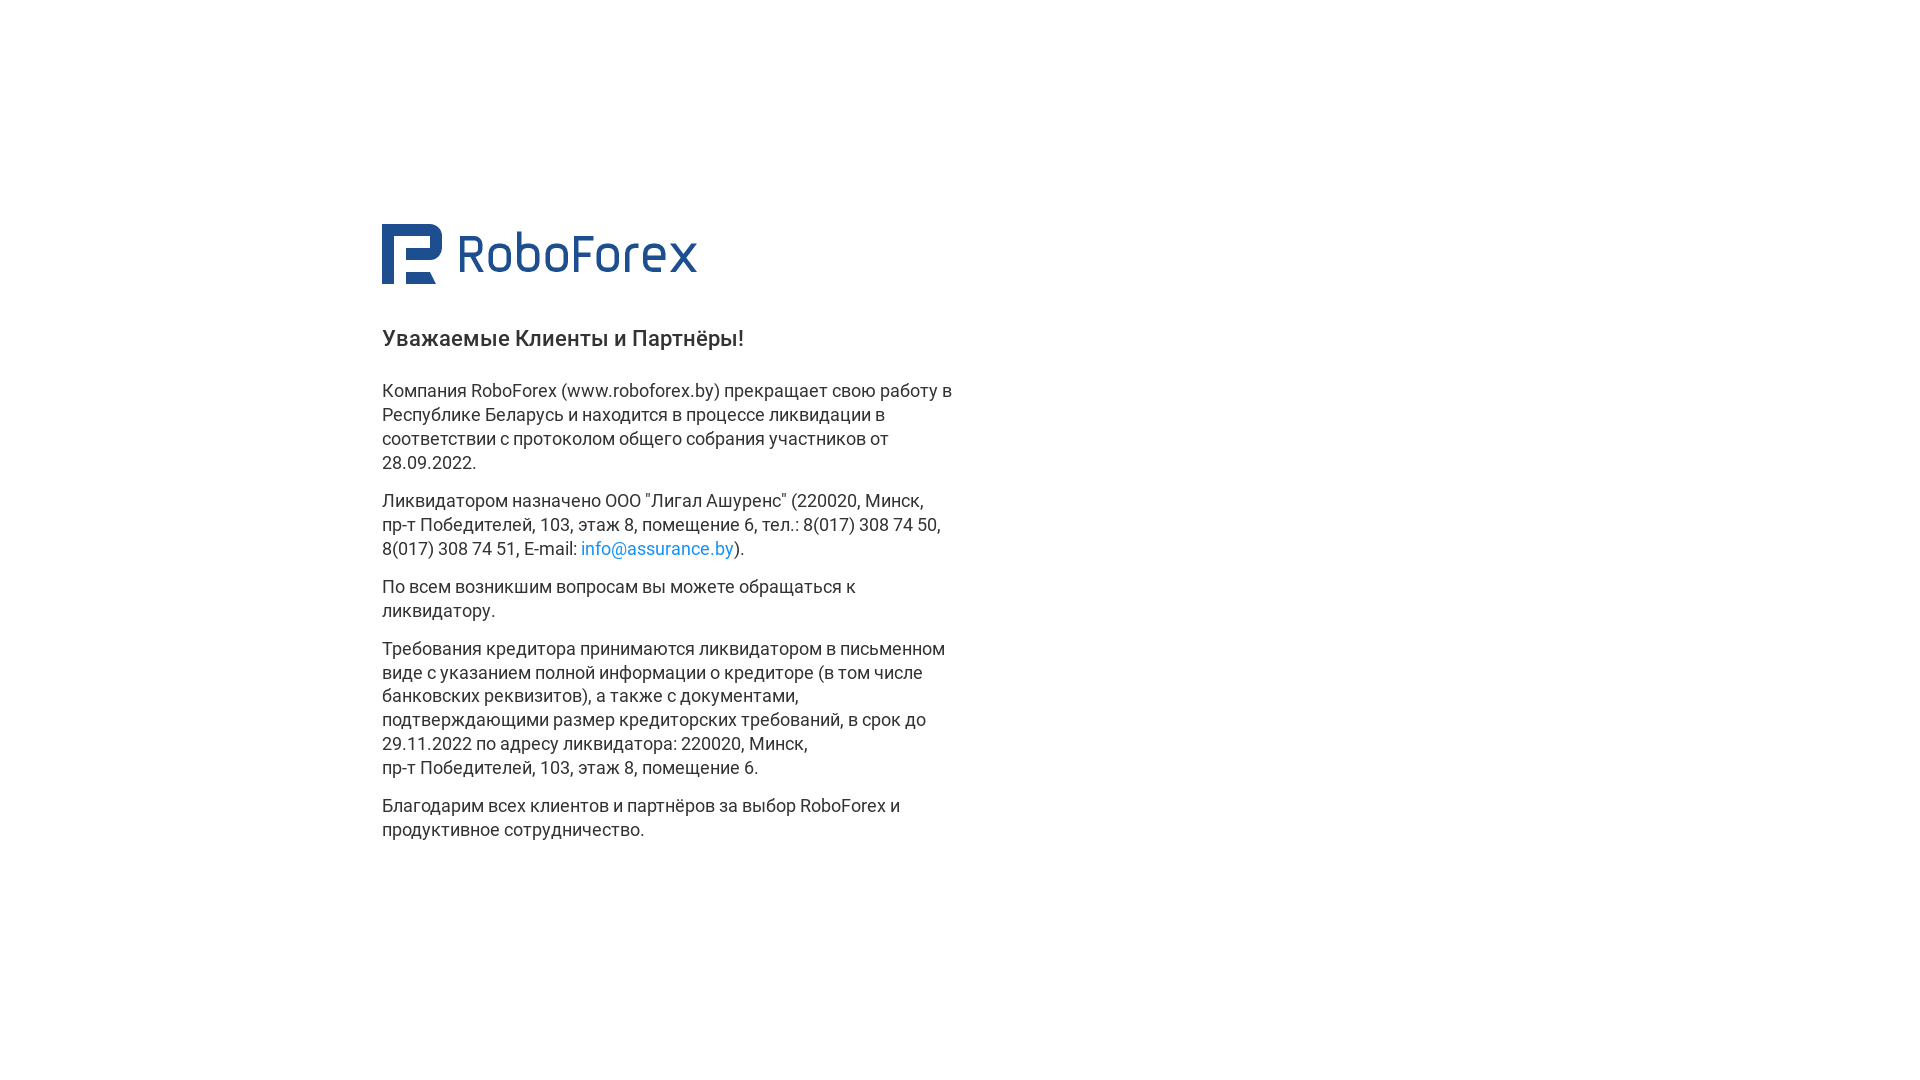 The image size is (1920, 1080). What do you see at coordinates (657, 548) in the screenshot?
I see `'info@assurance.by'` at bounding box center [657, 548].